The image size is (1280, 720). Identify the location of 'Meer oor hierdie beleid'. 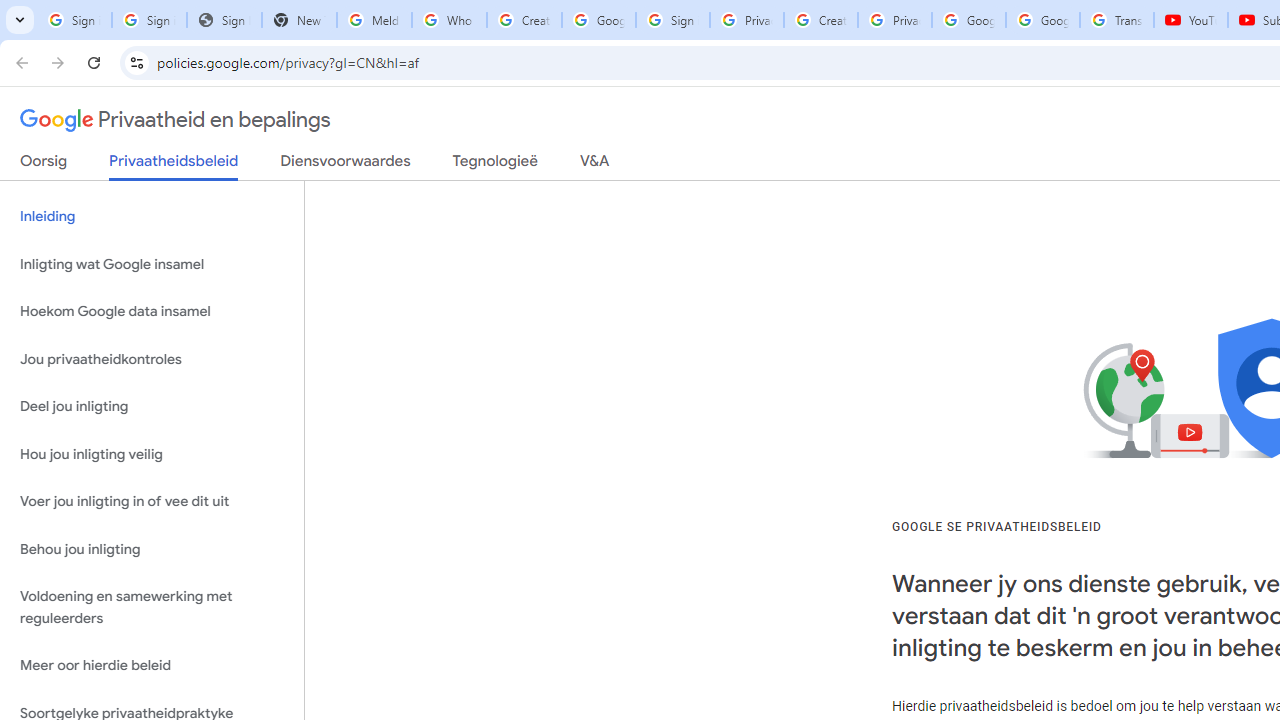
(151, 666).